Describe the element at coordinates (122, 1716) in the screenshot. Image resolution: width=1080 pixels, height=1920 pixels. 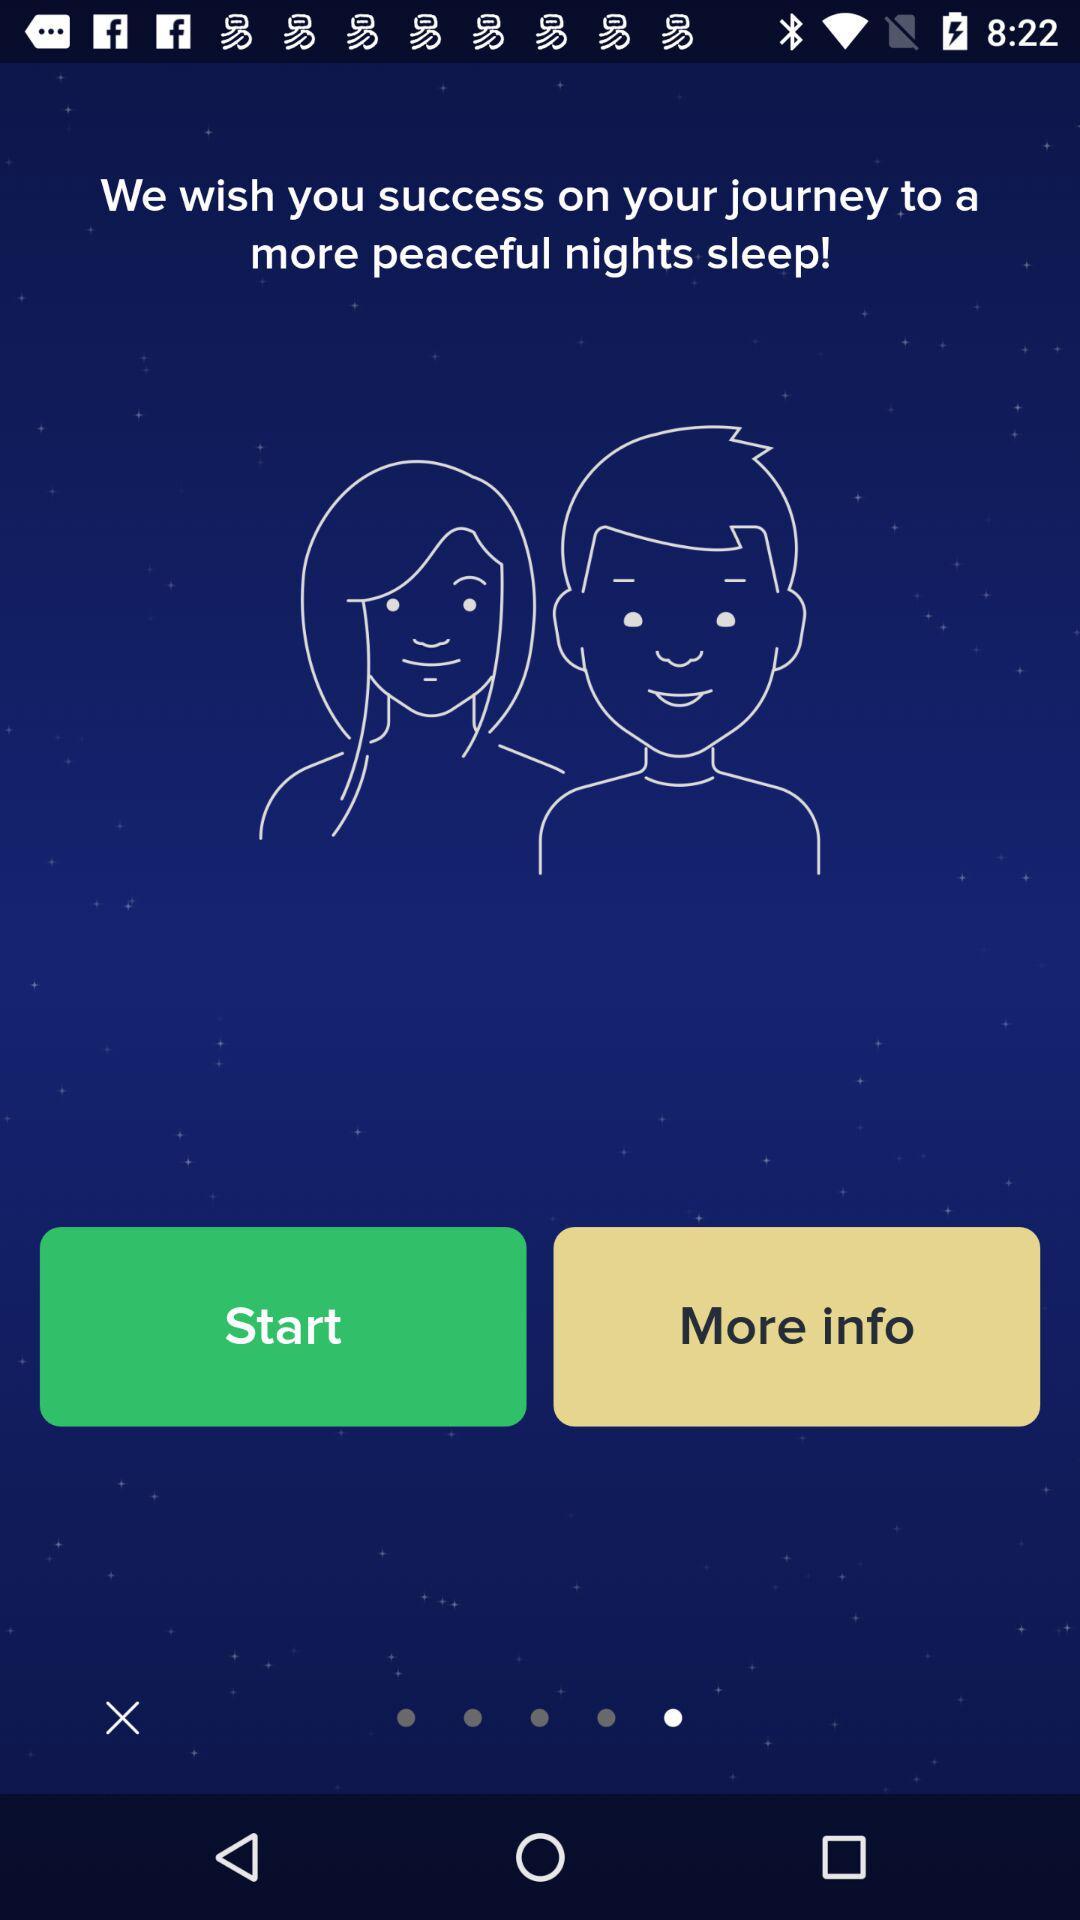
I see `exit button` at that location.